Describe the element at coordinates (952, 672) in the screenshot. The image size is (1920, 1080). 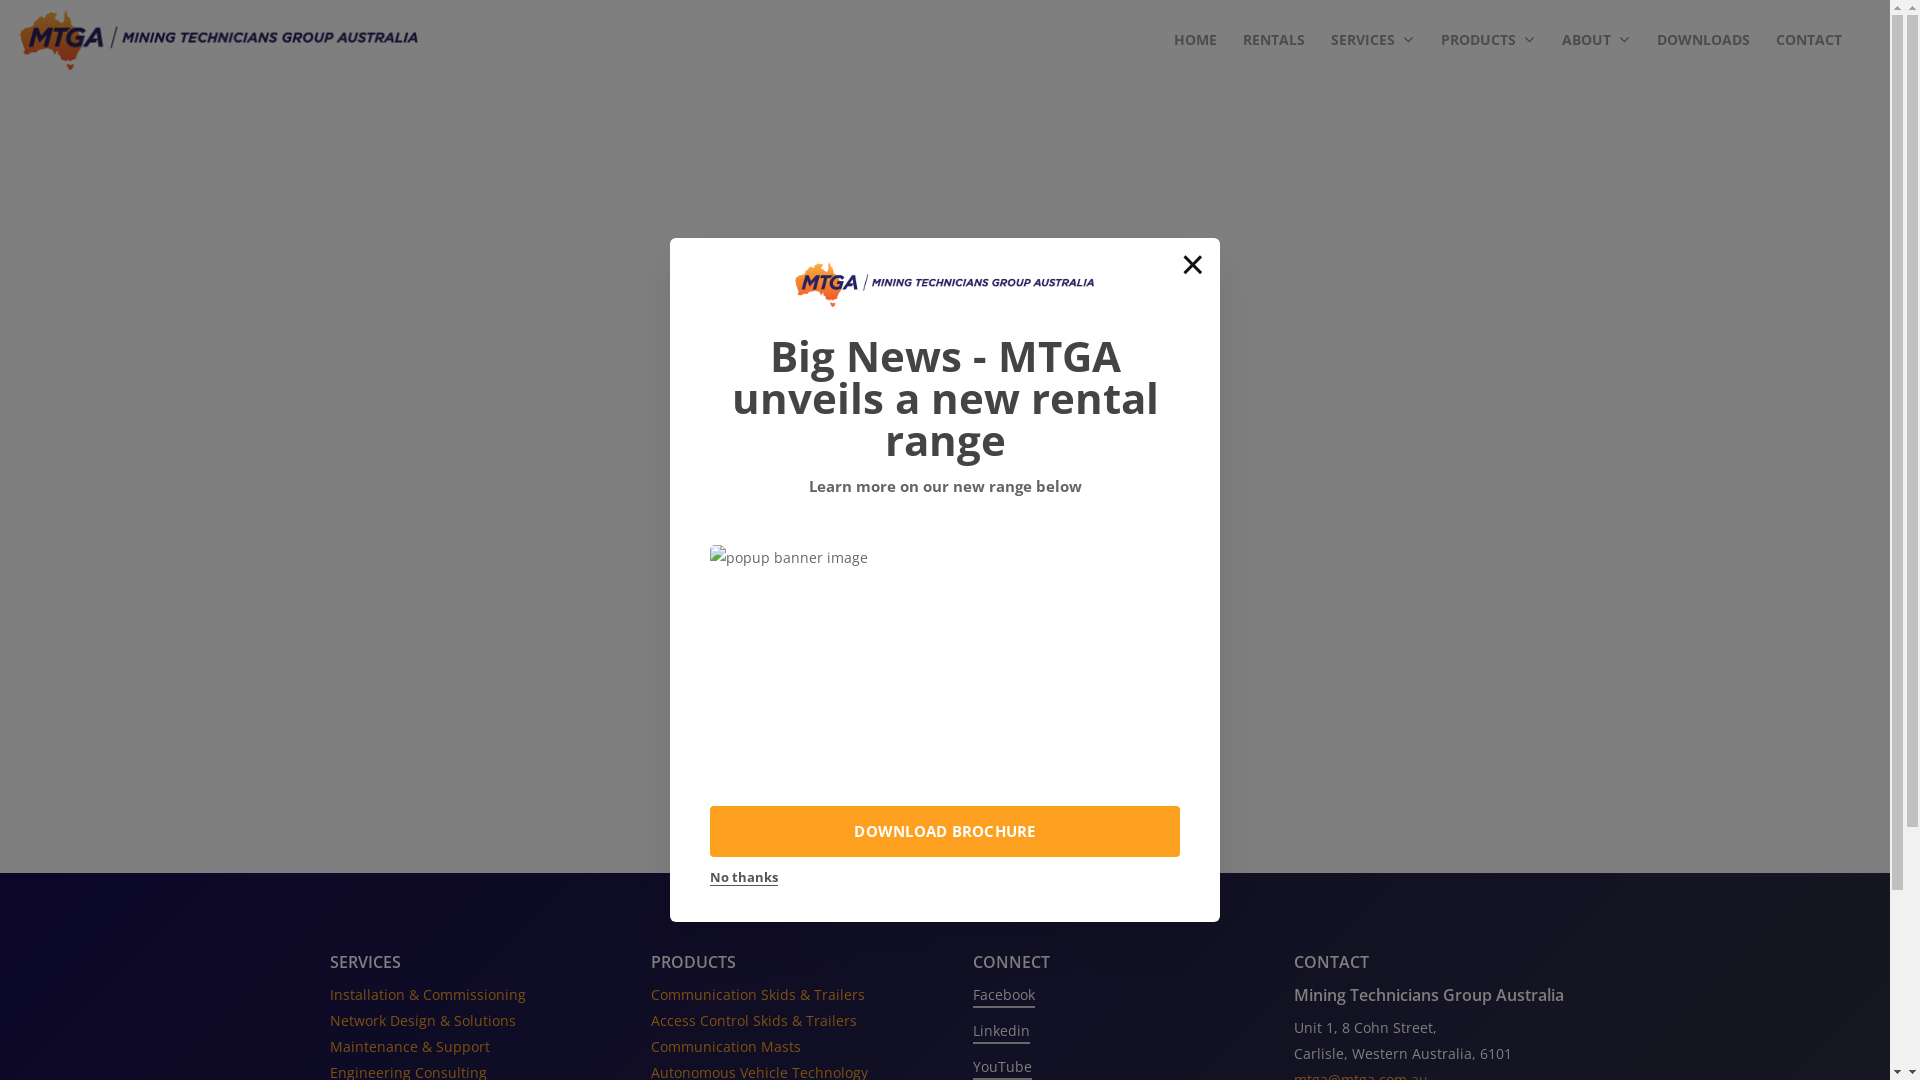
I see `'Back Home'` at that location.